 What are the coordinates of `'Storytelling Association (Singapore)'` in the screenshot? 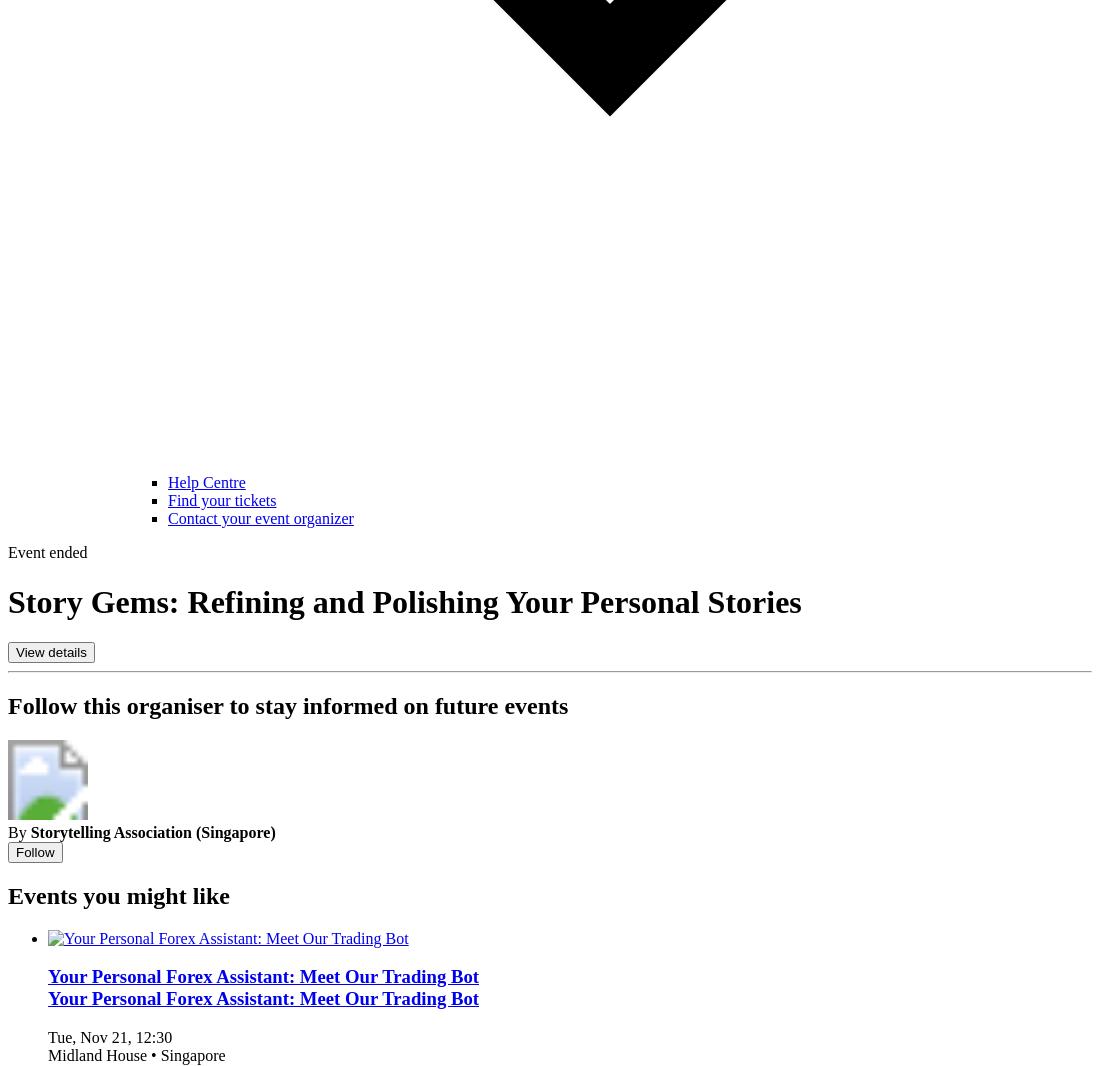 It's located at (151, 831).